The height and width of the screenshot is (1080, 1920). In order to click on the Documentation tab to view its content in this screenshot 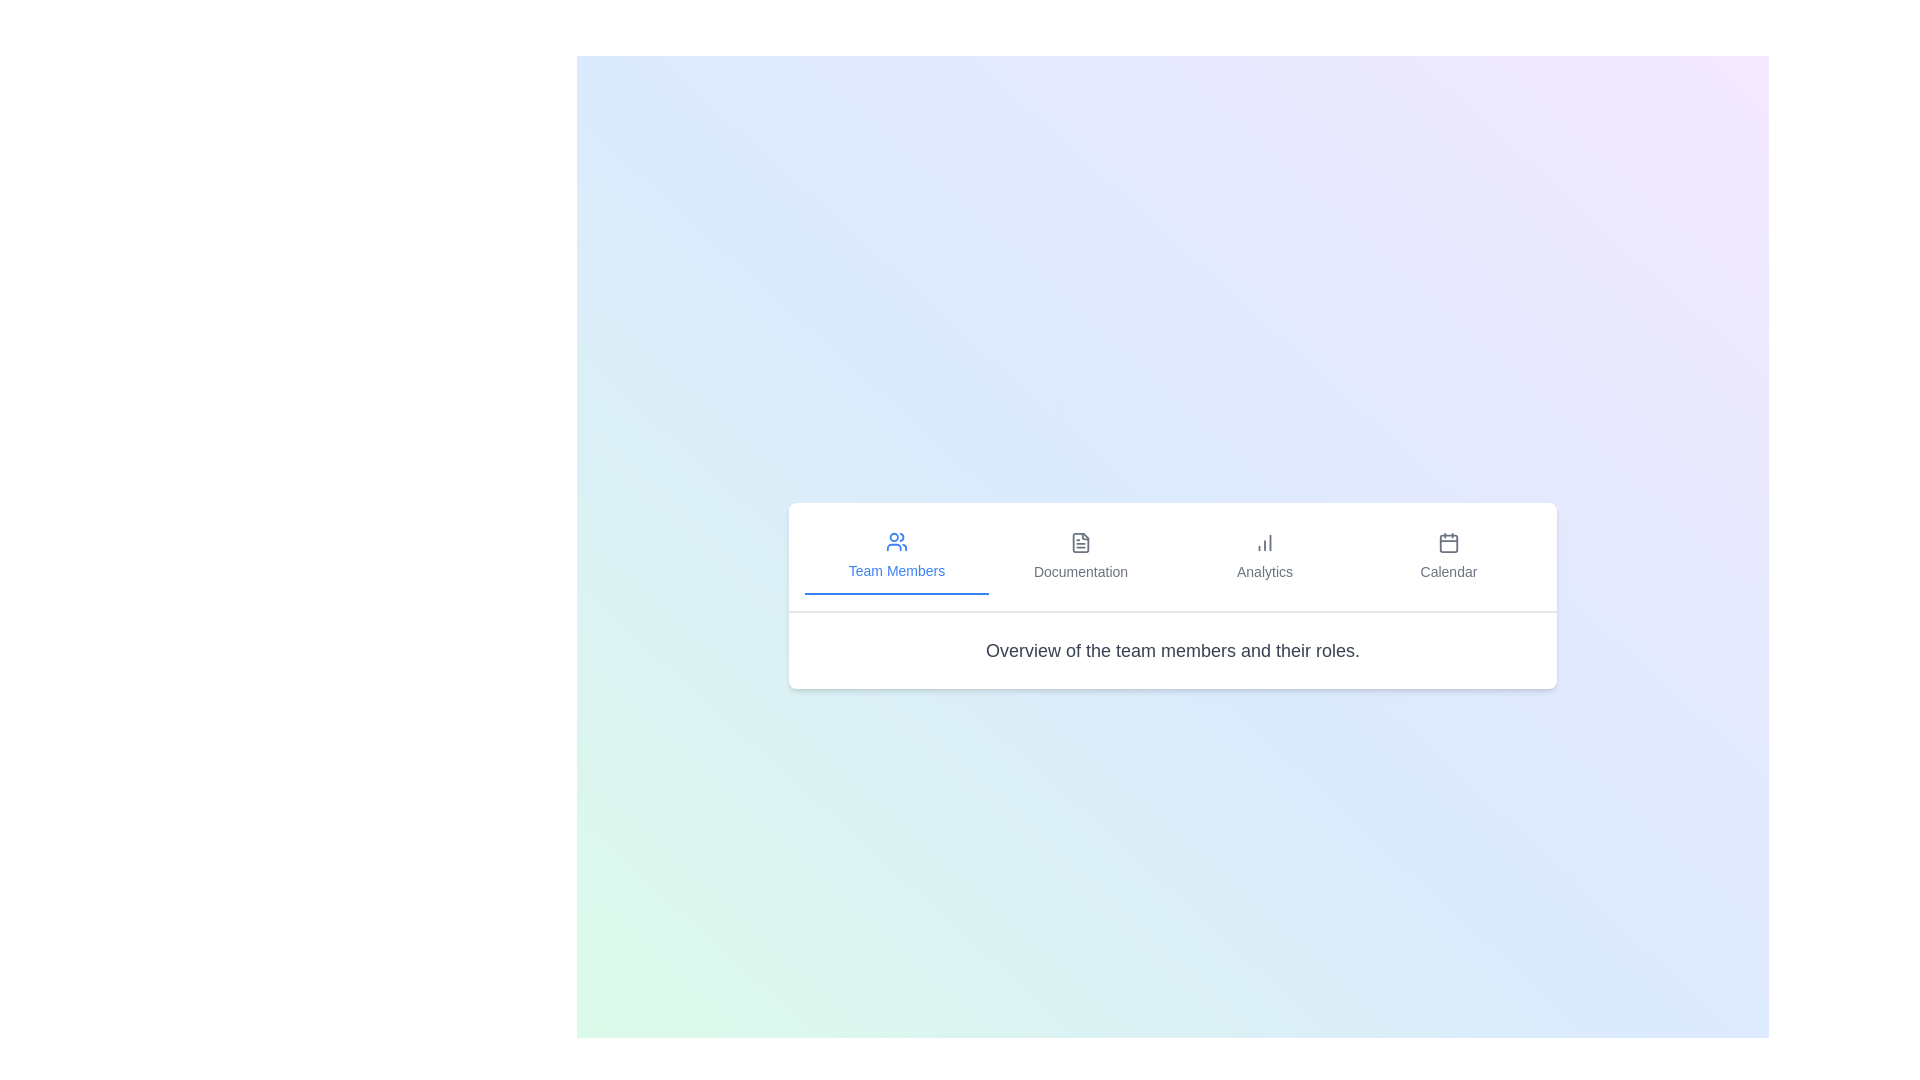, I will do `click(1079, 556)`.